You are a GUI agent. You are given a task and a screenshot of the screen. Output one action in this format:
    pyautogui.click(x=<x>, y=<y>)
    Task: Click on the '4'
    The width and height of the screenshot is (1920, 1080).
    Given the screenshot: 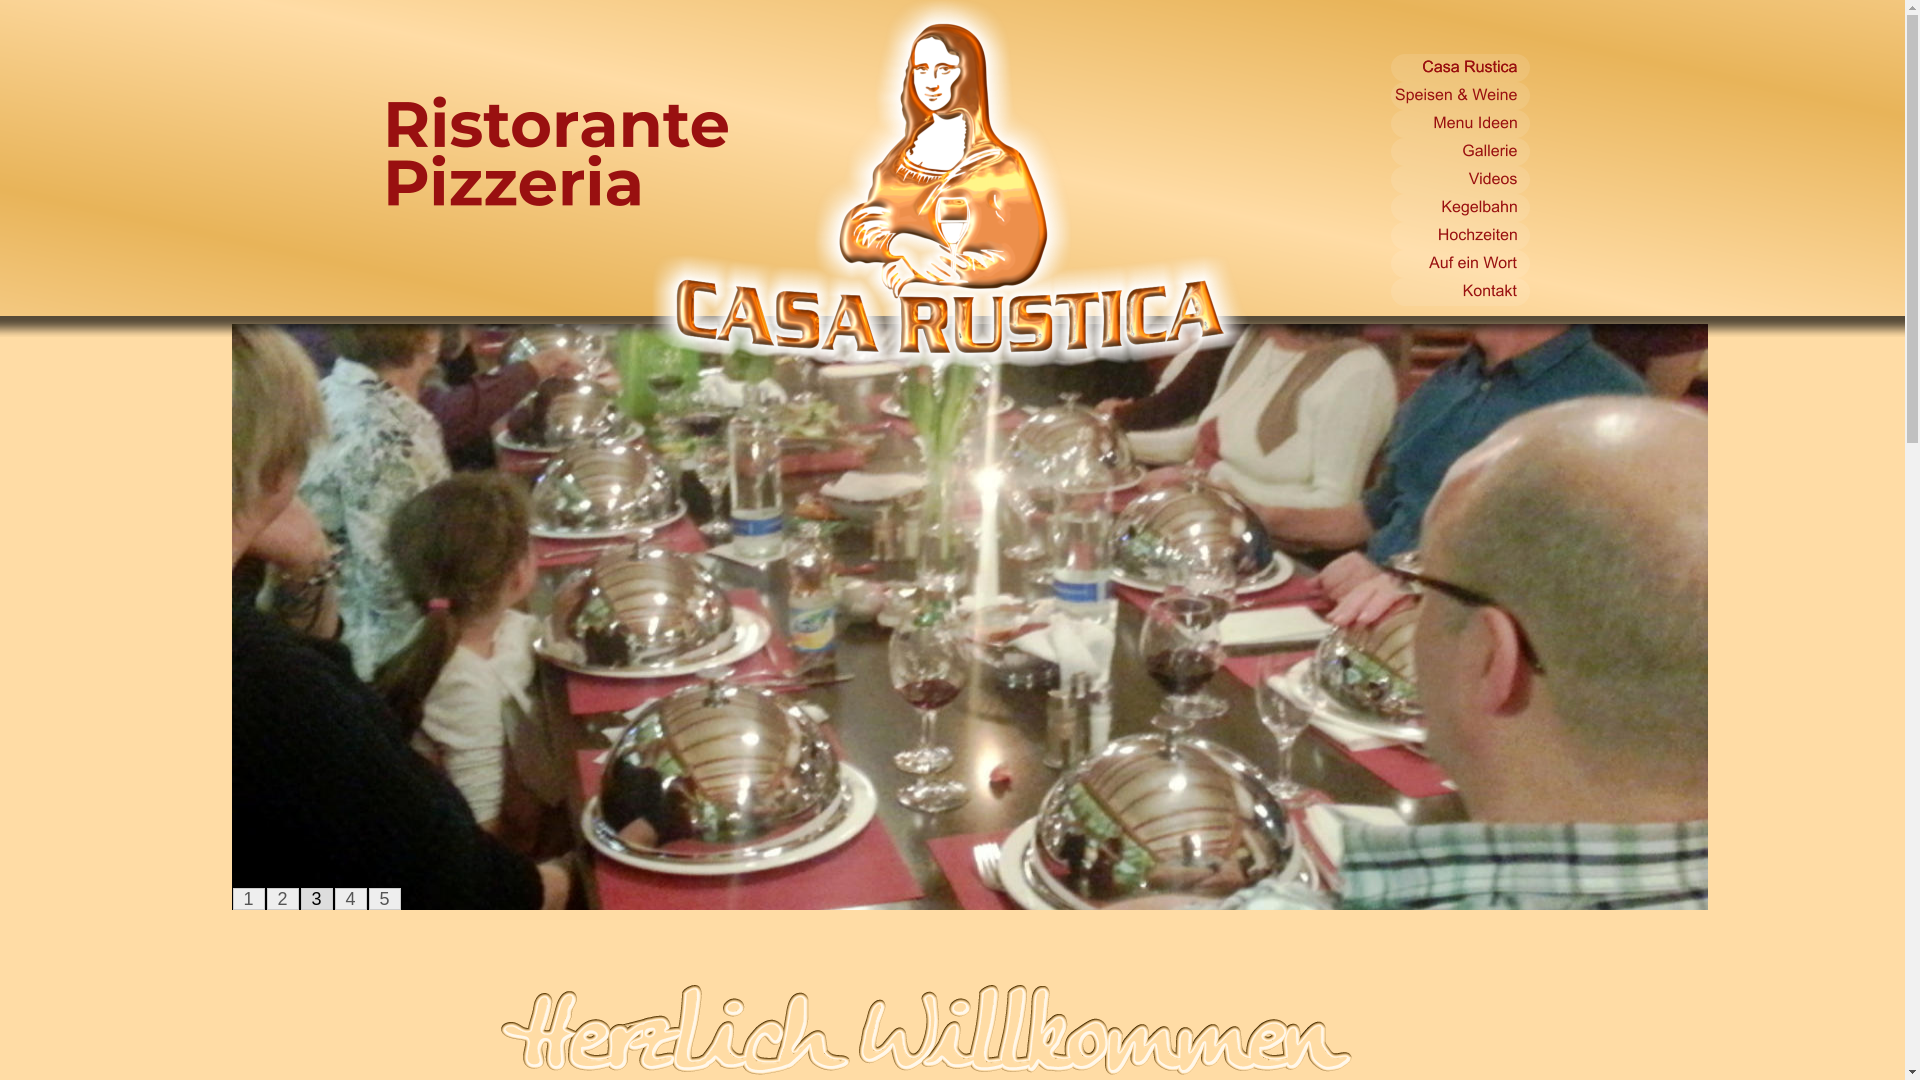 What is the action you would take?
    pyautogui.click(x=350, y=897)
    